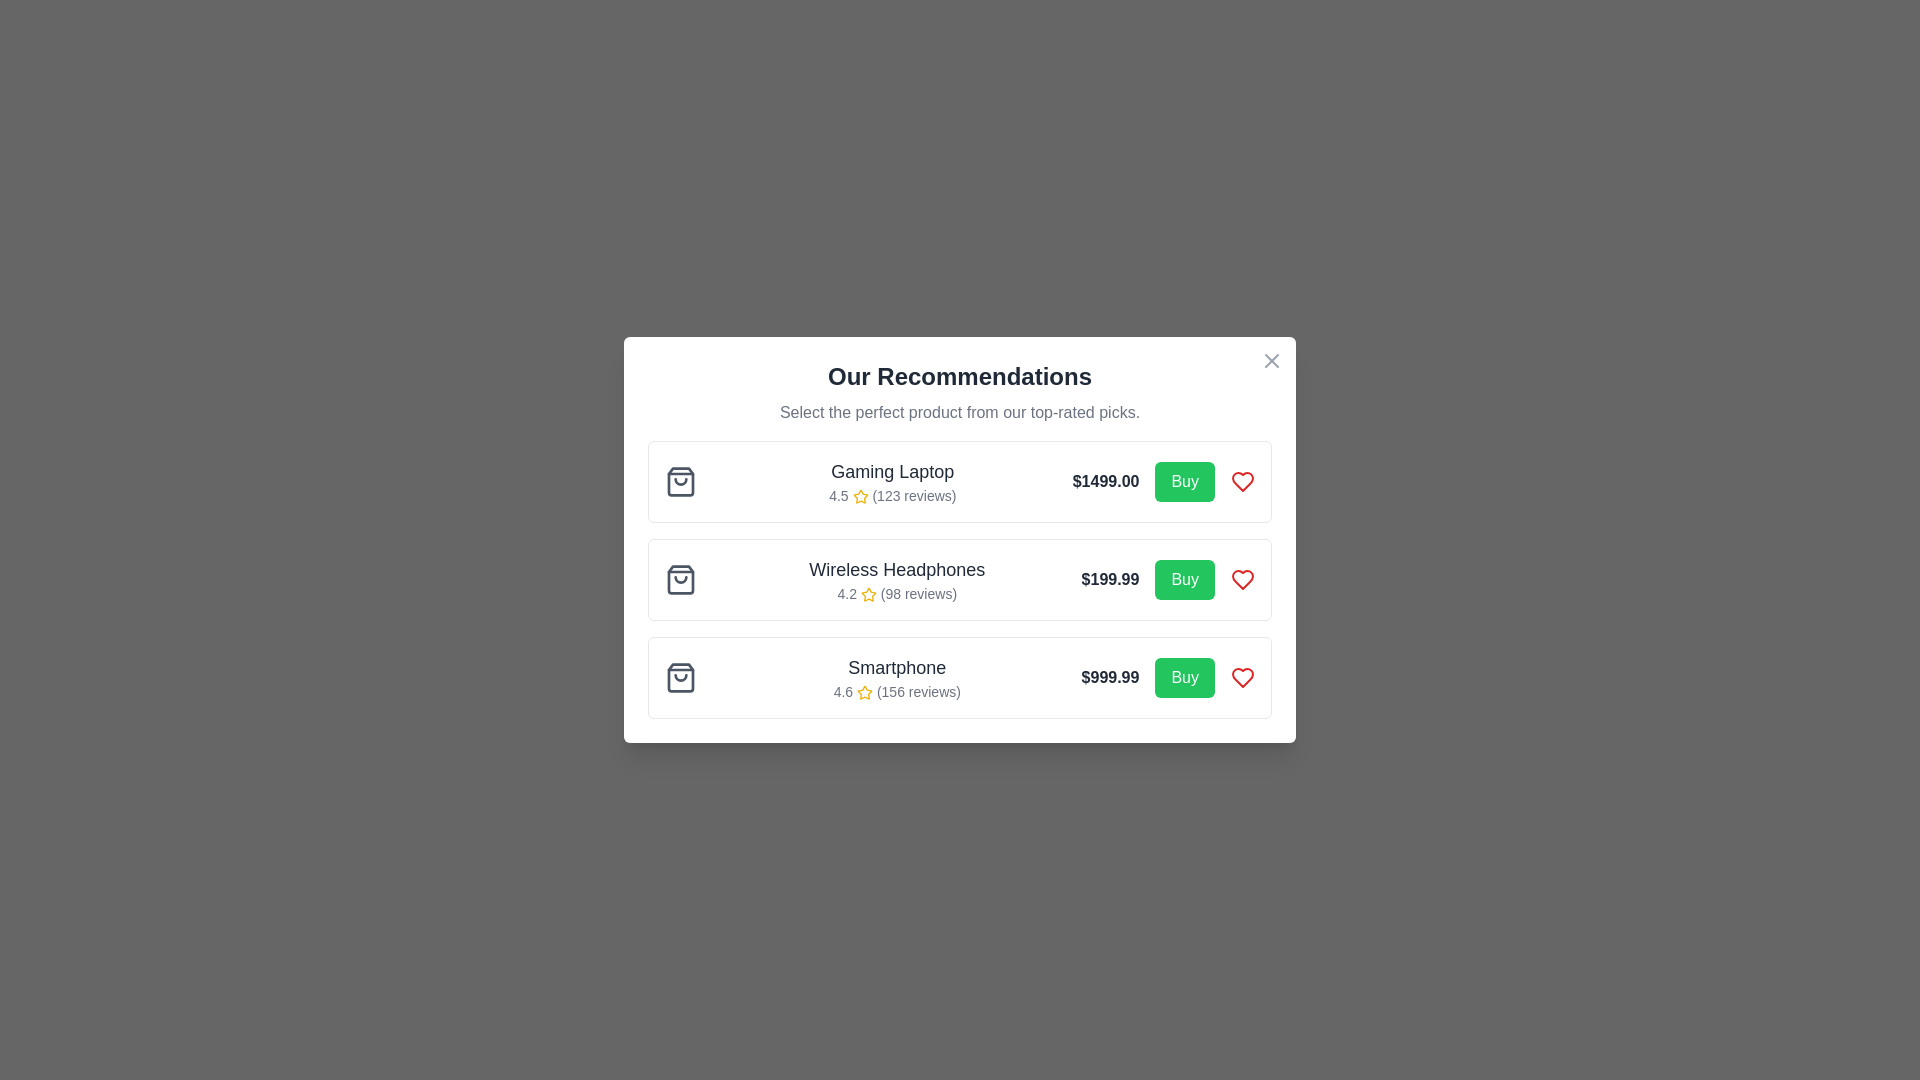 Image resolution: width=1920 pixels, height=1080 pixels. I want to click on the text label displaying '4.6 (156 reviews)' with a yellow star icon, located below the title 'Smartphone' in the recommendation card, so click(896, 690).